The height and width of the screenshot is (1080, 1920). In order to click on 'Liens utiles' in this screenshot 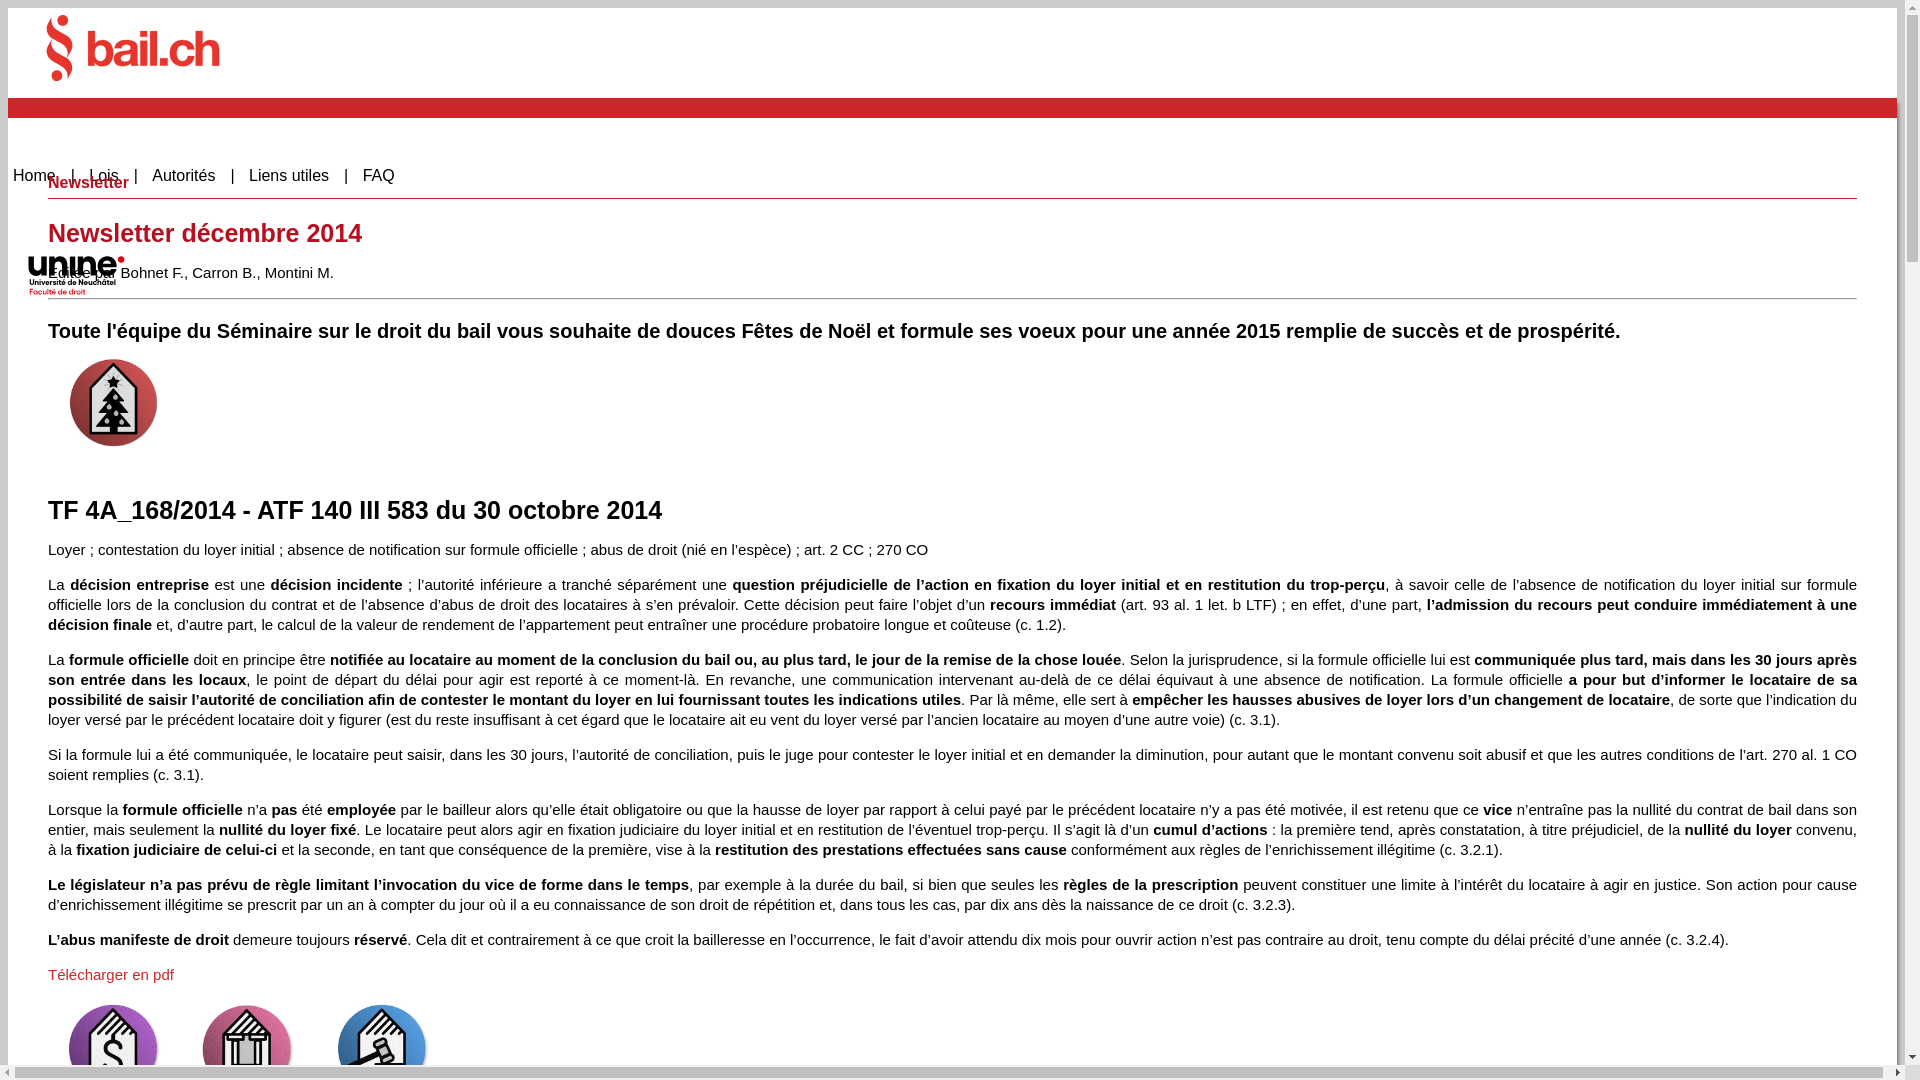, I will do `click(297, 175)`.